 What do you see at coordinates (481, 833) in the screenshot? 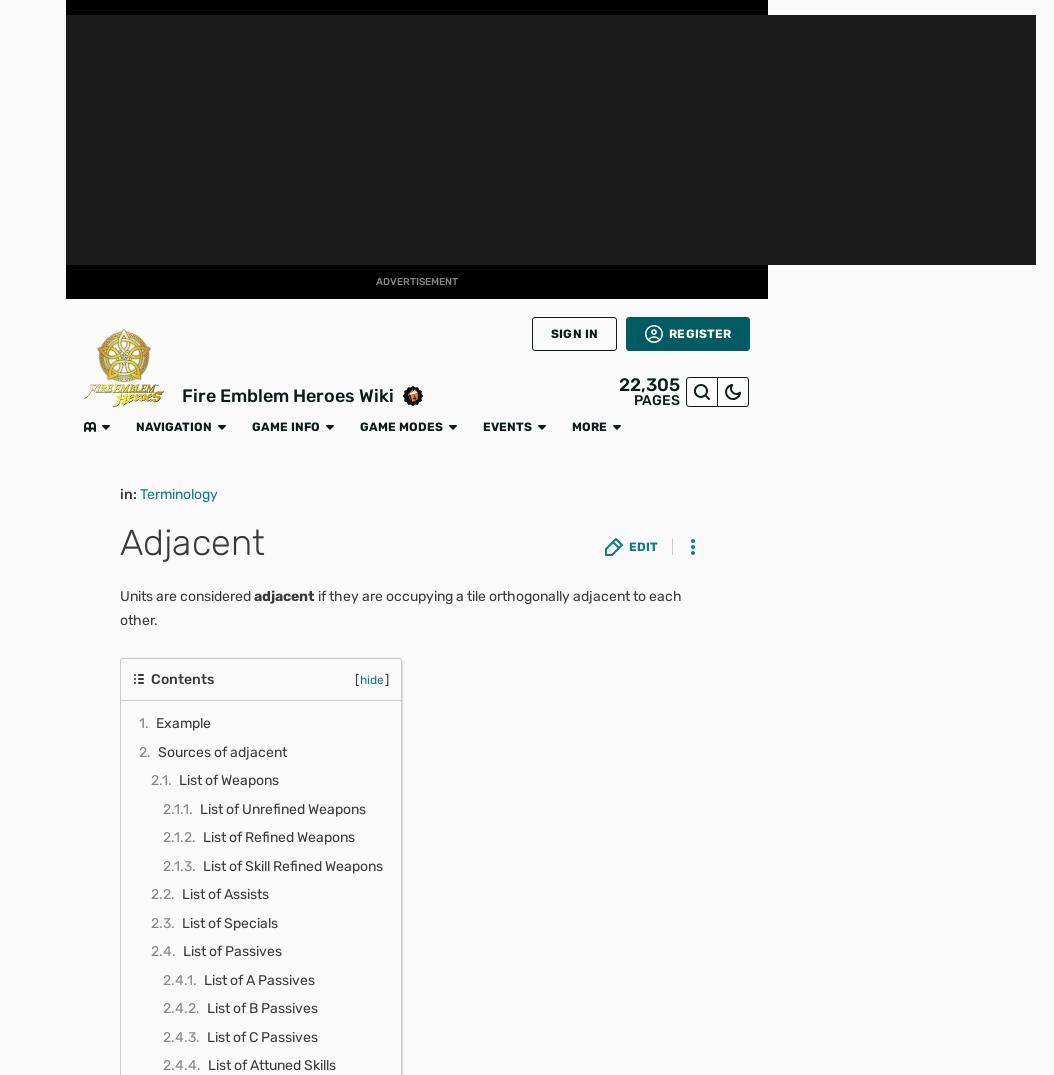
I see `'If adjacent infantry allies use sword, lance, axe, bow, or dagger, grants Atk/Spd+2 to those allies and calculates their damage using the lower of foe's Def or Res during combat. (Does not affect damage dealt by Specials that trigger before combat.)'` at bounding box center [481, 833].